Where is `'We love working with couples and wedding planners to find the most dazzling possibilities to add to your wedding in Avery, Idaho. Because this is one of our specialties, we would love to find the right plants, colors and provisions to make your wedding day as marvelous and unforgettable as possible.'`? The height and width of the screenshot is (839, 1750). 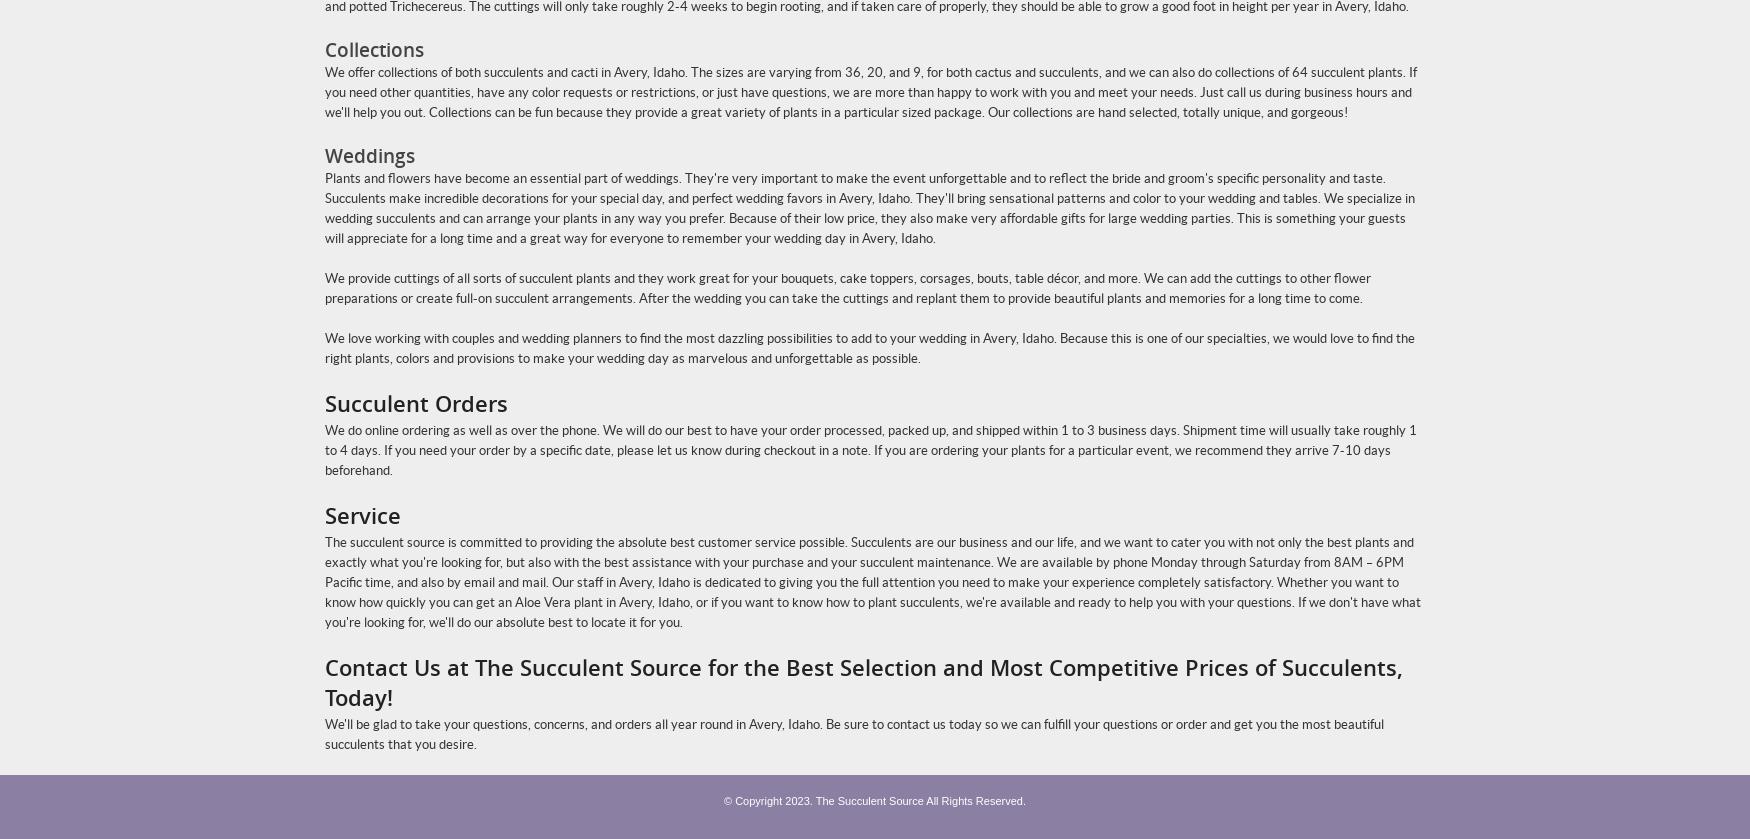 'We love working with couples and wedding planners to find the most dazzling possibilities to add to your wedding in Avery, Idaho. Because this is one of our specialties, we would love to find the right plants, colors and provisions to make your wedding day as marvelous and unforgettable as possible.' is located at coordinates (869, 348).